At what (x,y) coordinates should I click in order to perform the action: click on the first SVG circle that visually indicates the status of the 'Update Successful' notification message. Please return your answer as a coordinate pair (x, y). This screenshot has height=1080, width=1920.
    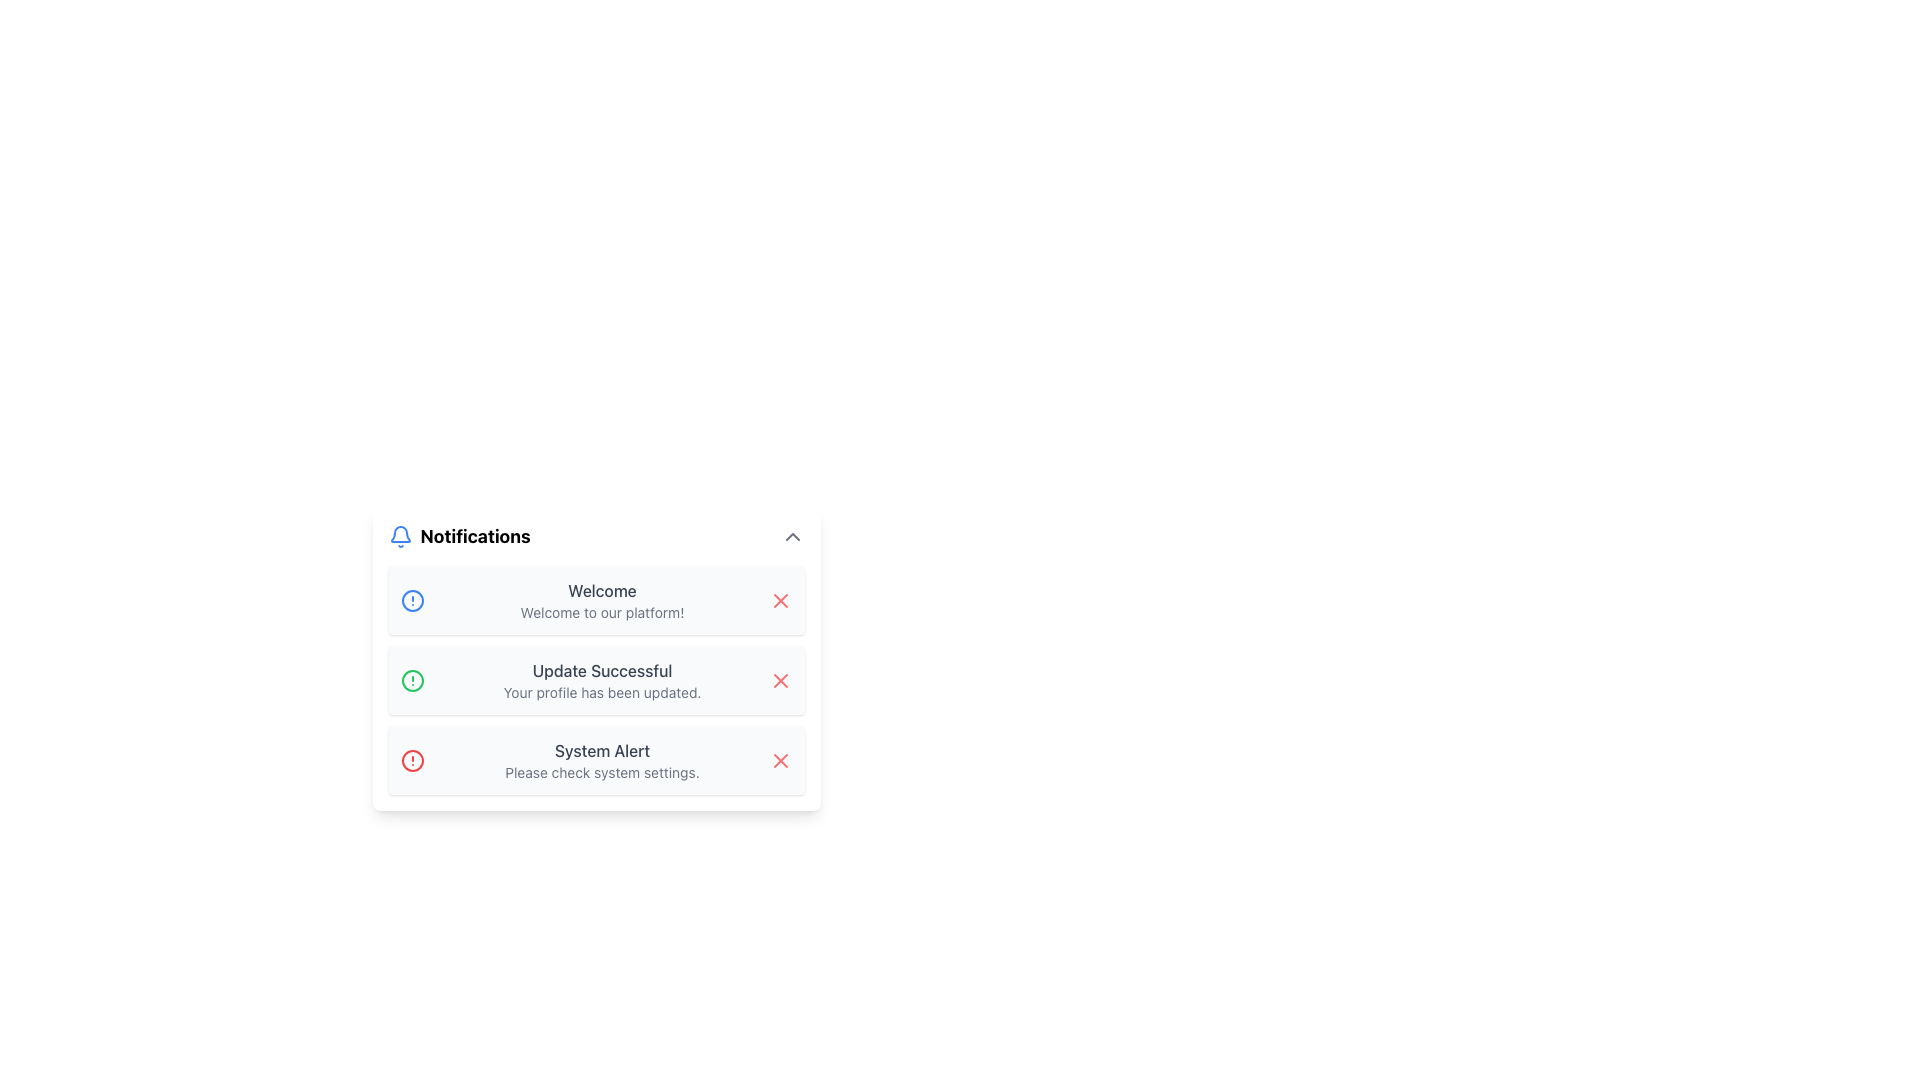
    Looking at the image, I should click on (411, 680).